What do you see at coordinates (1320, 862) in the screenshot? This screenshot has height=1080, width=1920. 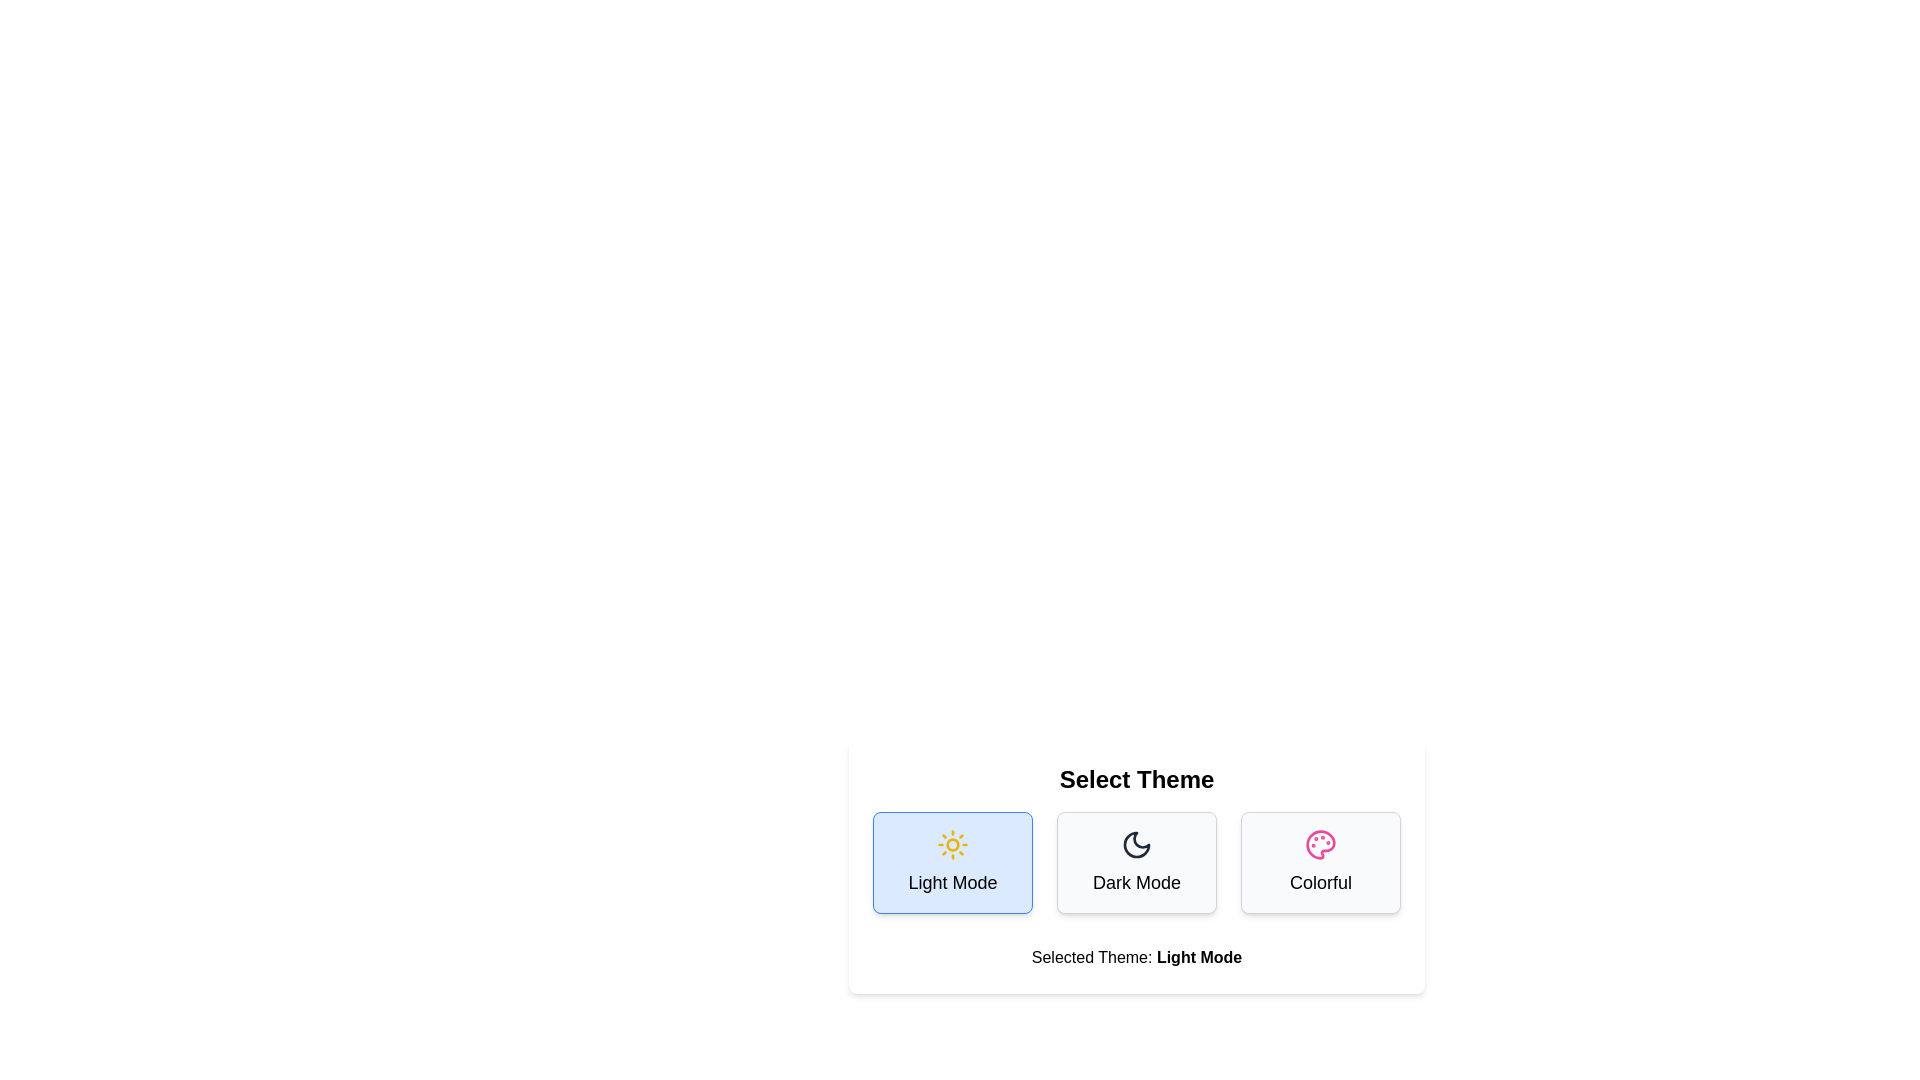 I see `the theme button corresponding to Colorful` at bounding box center [1320, 862].